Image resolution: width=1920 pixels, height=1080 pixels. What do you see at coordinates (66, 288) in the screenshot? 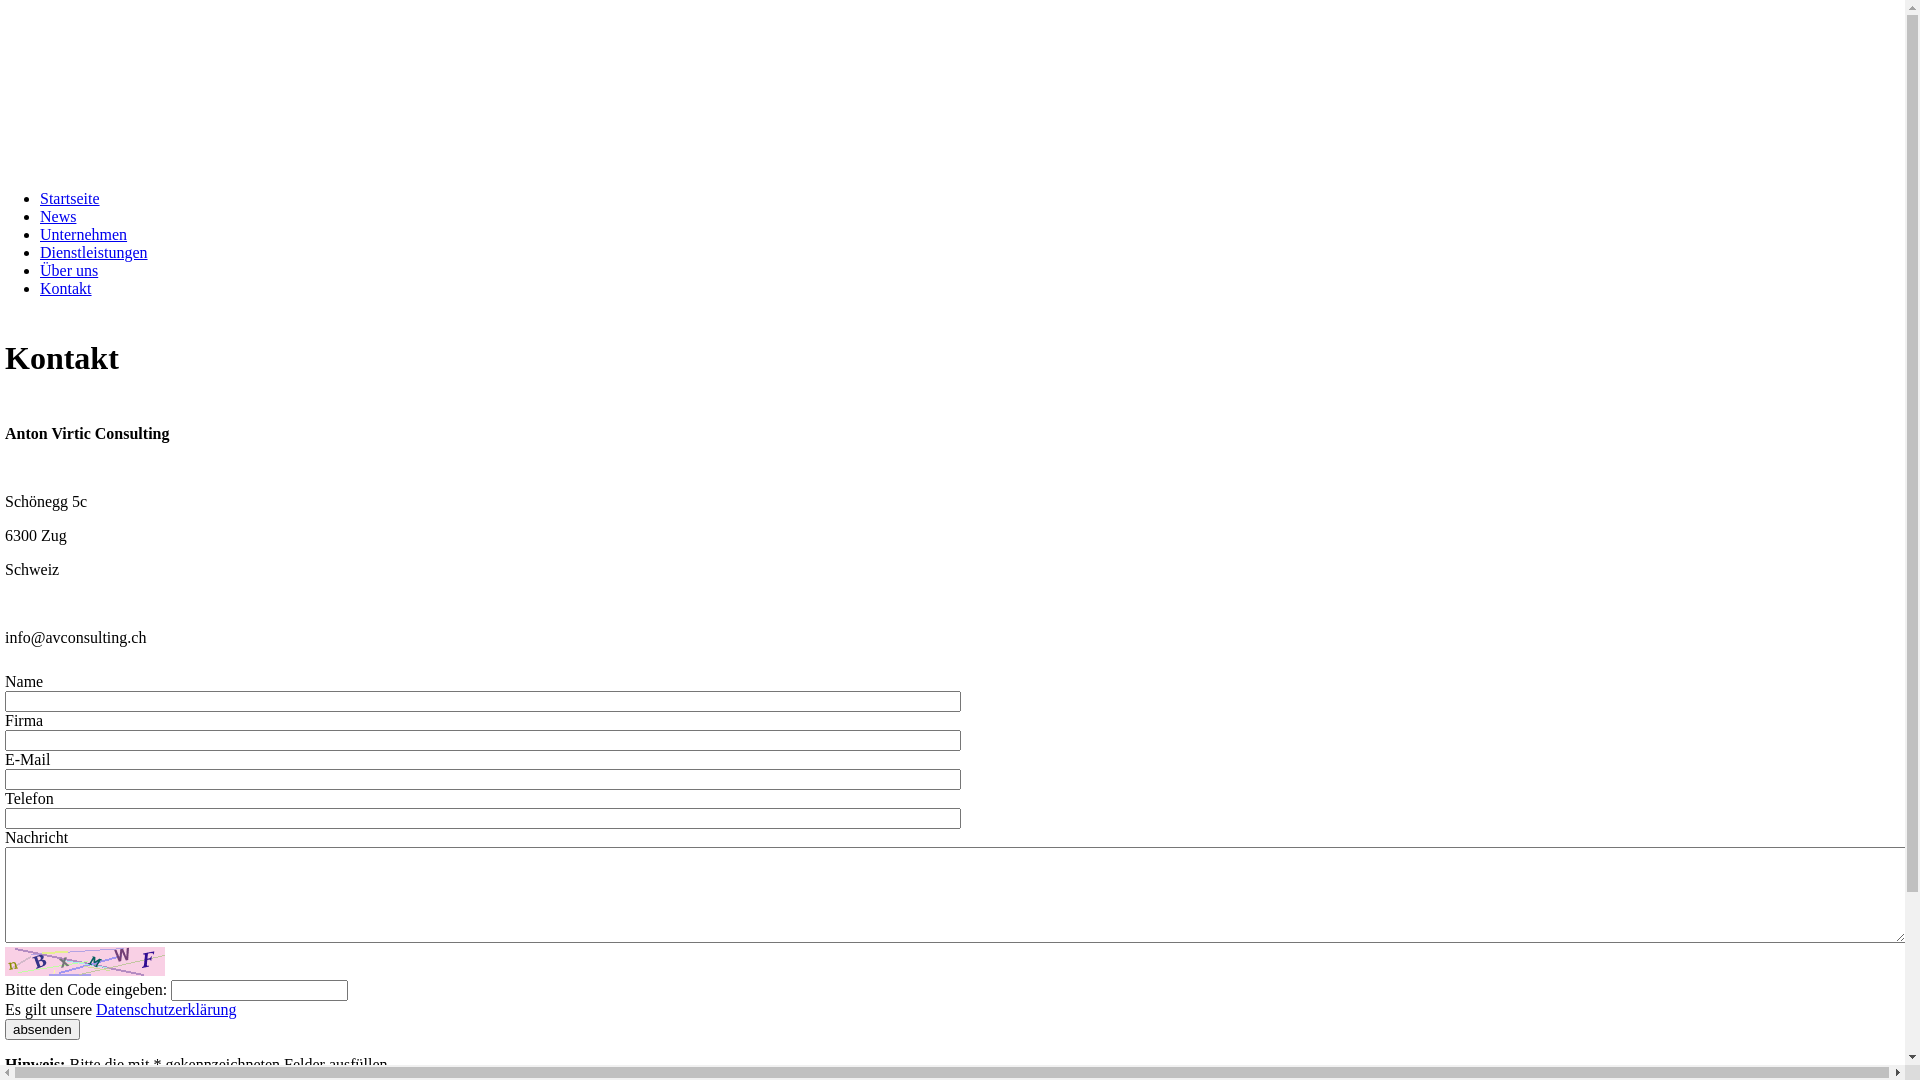
I see `'Kontakt'` at bounding box center [66, 288].